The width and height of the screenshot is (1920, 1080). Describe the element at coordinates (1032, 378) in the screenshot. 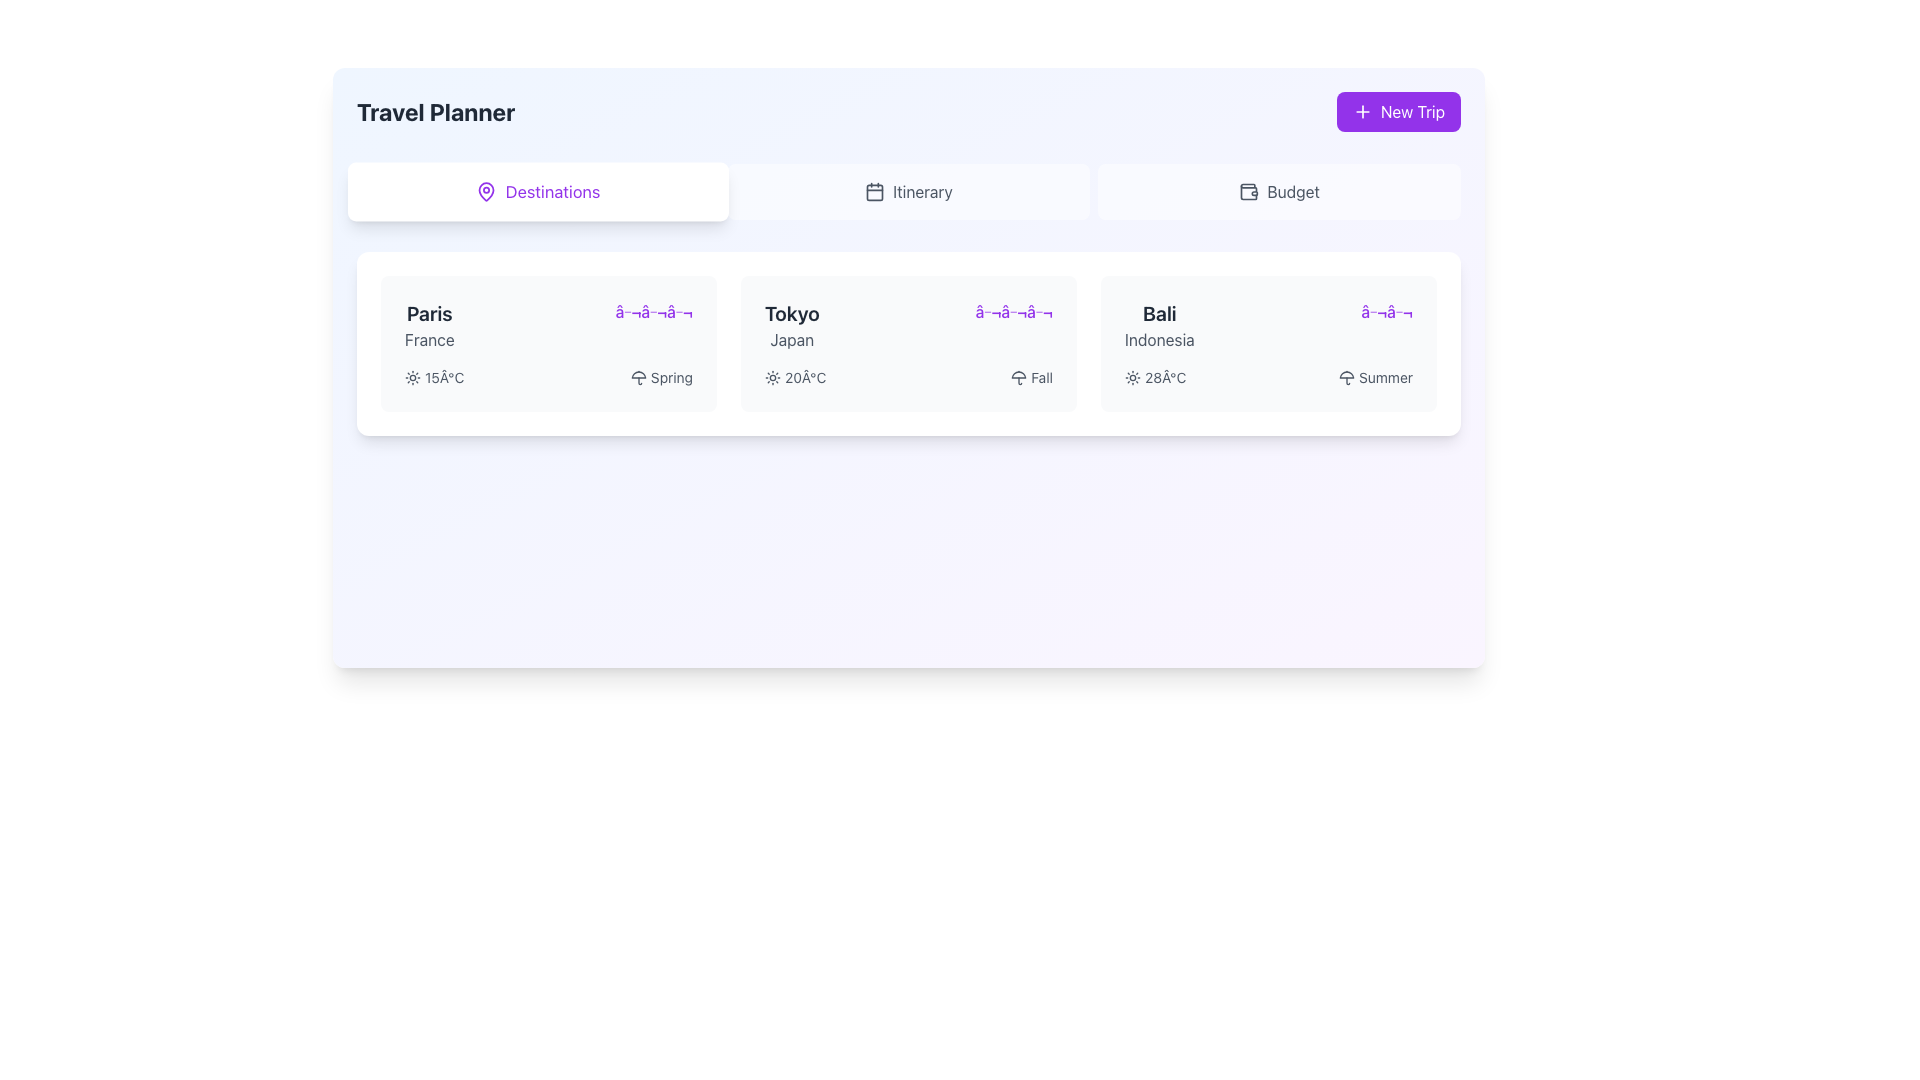

I see `the text label 'Fall' with the umbrella icon, which is located next to the temperature display '20°C' within the card for the destination 'Tokyo'` at that location.